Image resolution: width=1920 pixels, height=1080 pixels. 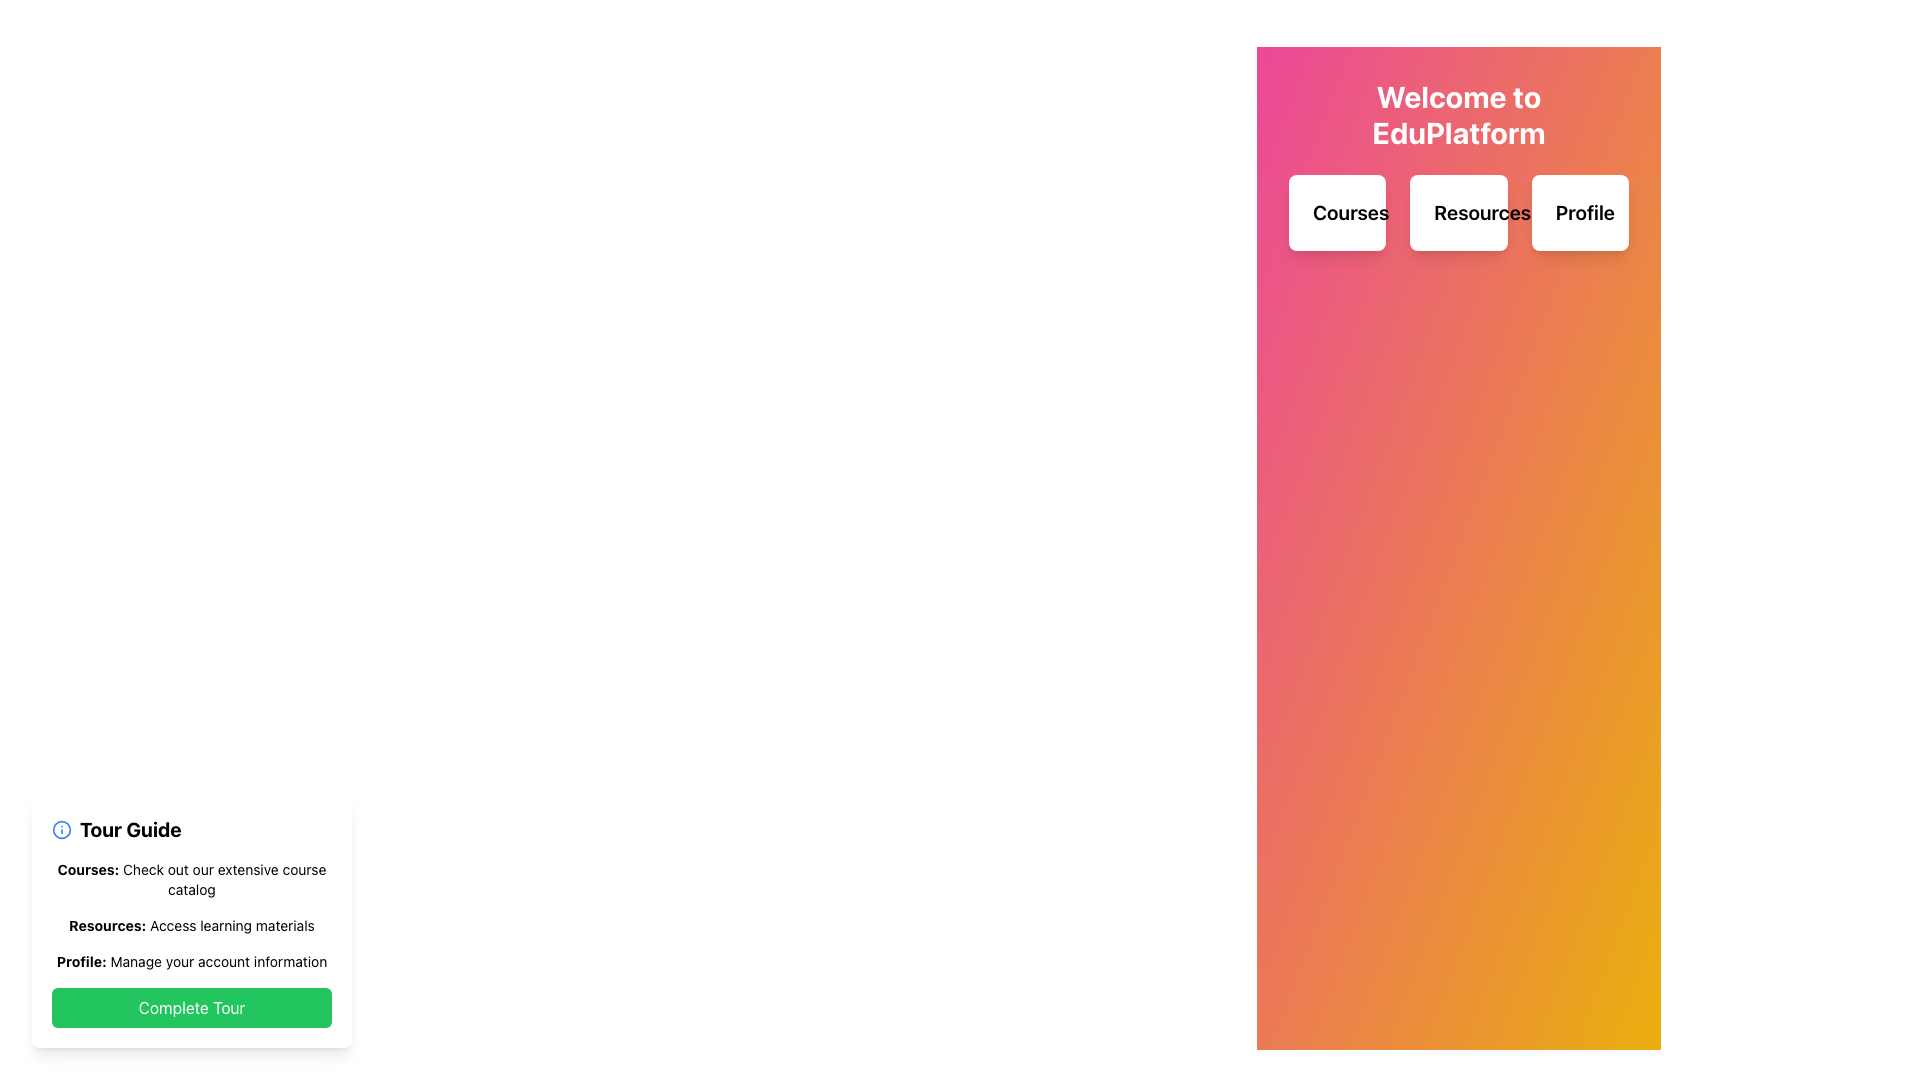 What do you see at coordinates (62, 829) in the screenshot?
I see `the circular help icon with a blue stroke and white interior containing an 'i' symbol, located near the 'Tour Guide' text` at bounding box center [62, 829].